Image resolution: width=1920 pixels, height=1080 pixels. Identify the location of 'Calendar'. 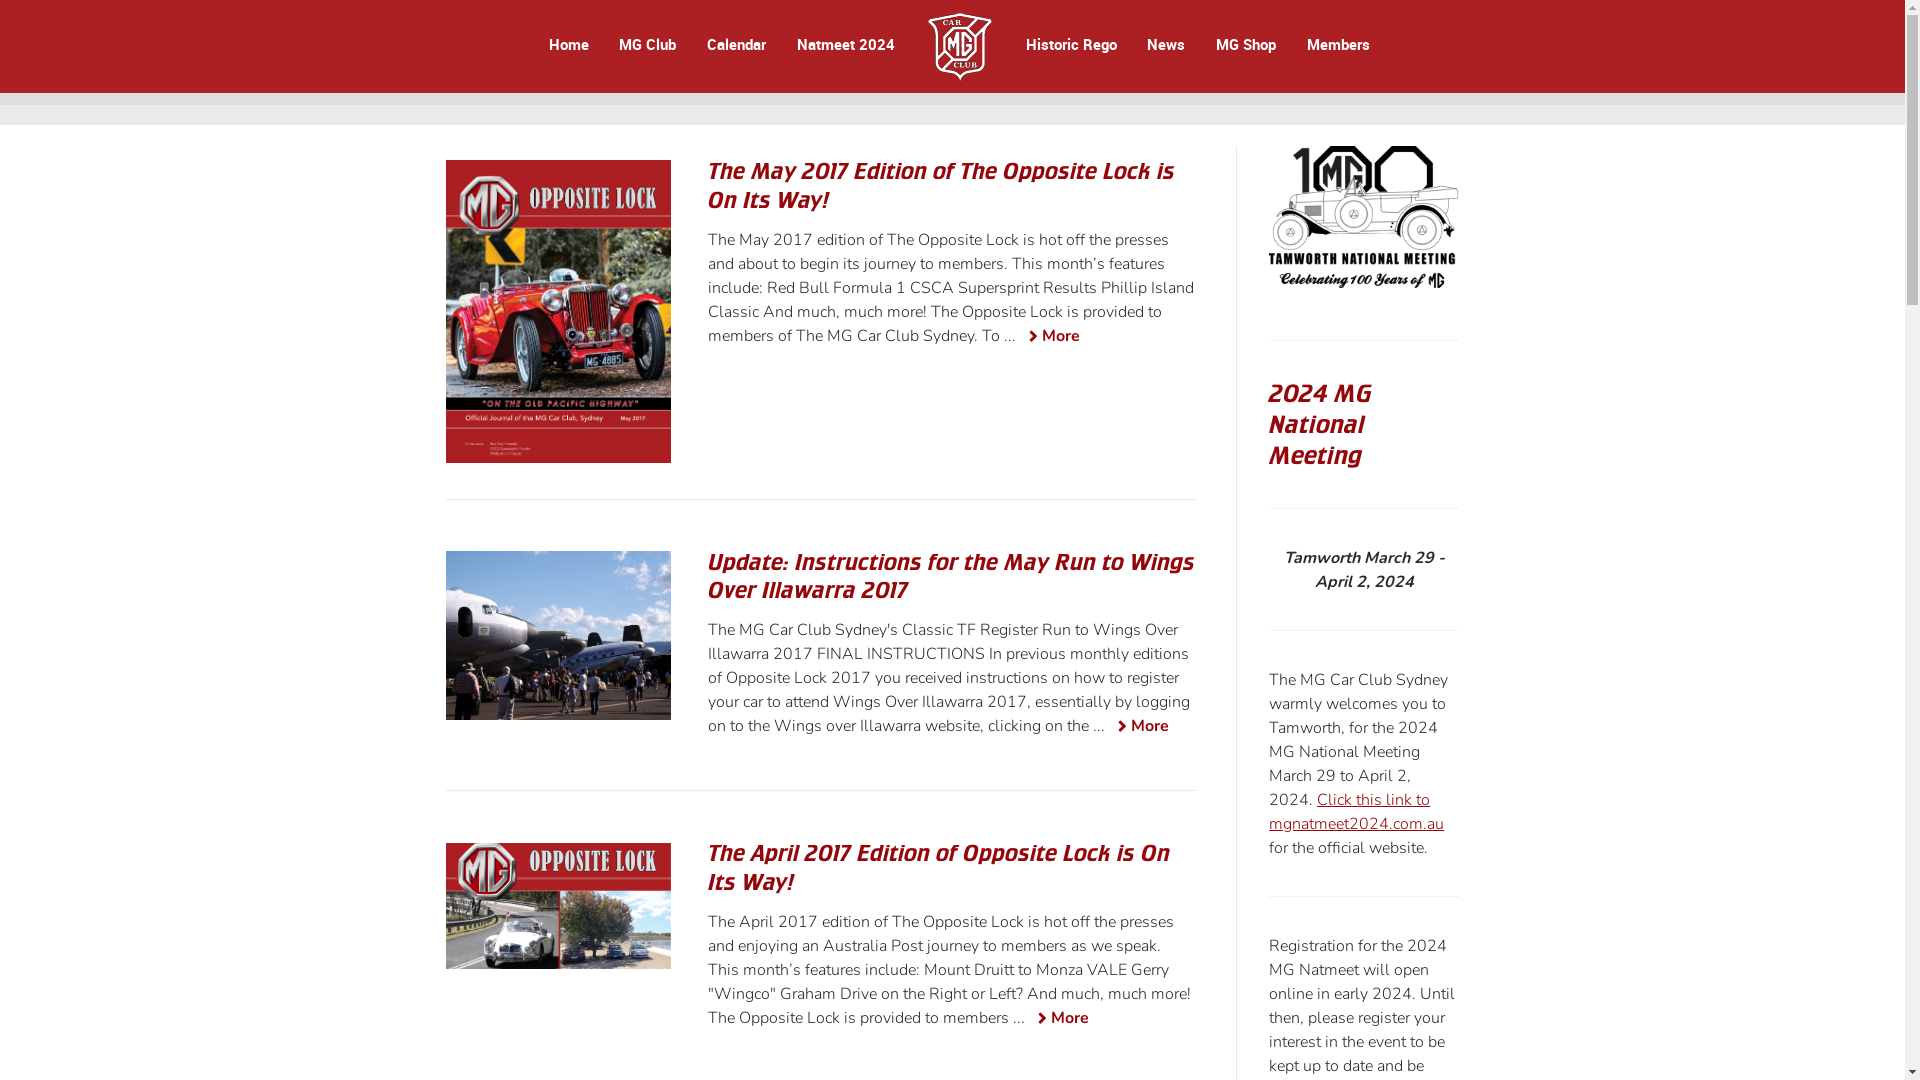
(735, 43).